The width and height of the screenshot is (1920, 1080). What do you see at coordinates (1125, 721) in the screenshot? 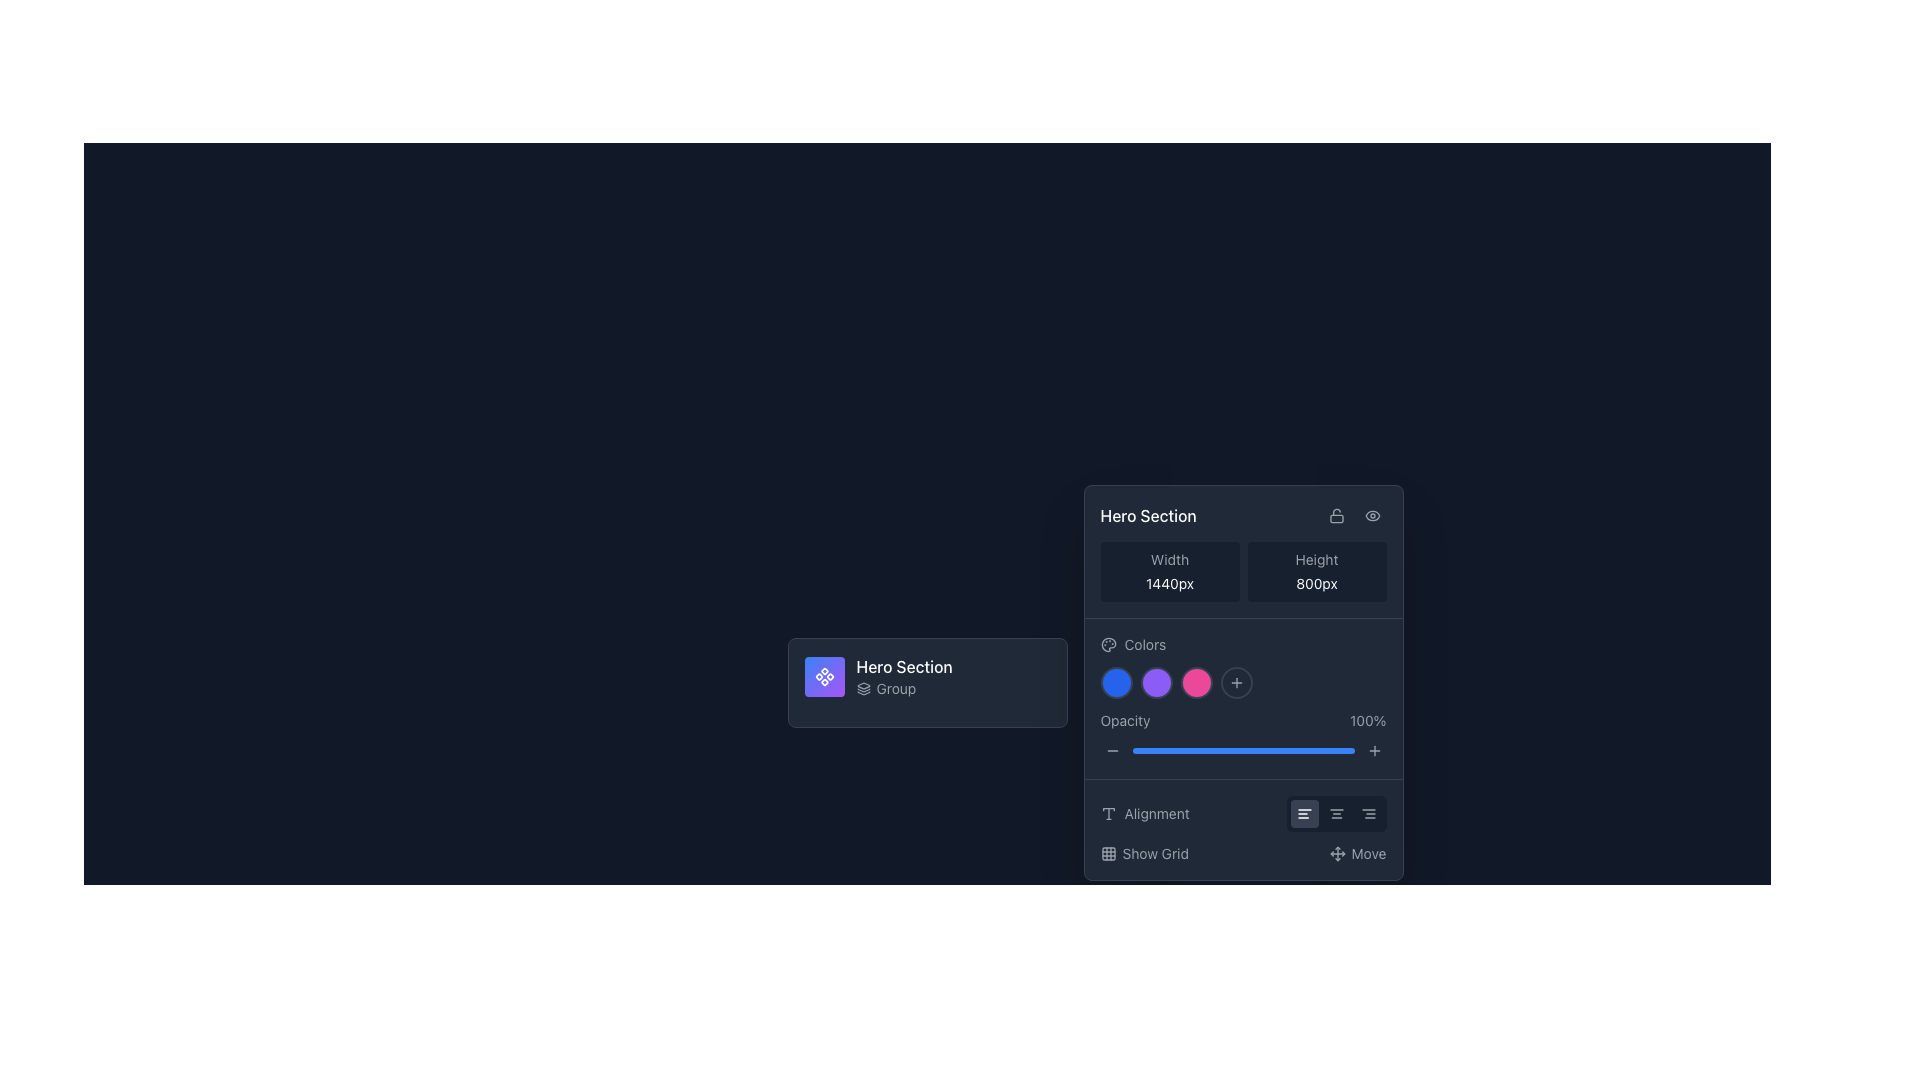
I see `the text label displaying 'Opacity' in the 'Hero Section' settings panel, which is styled in a small, light gray font and precedes the '100%' percentage value` at bounding box center [1125, 721].